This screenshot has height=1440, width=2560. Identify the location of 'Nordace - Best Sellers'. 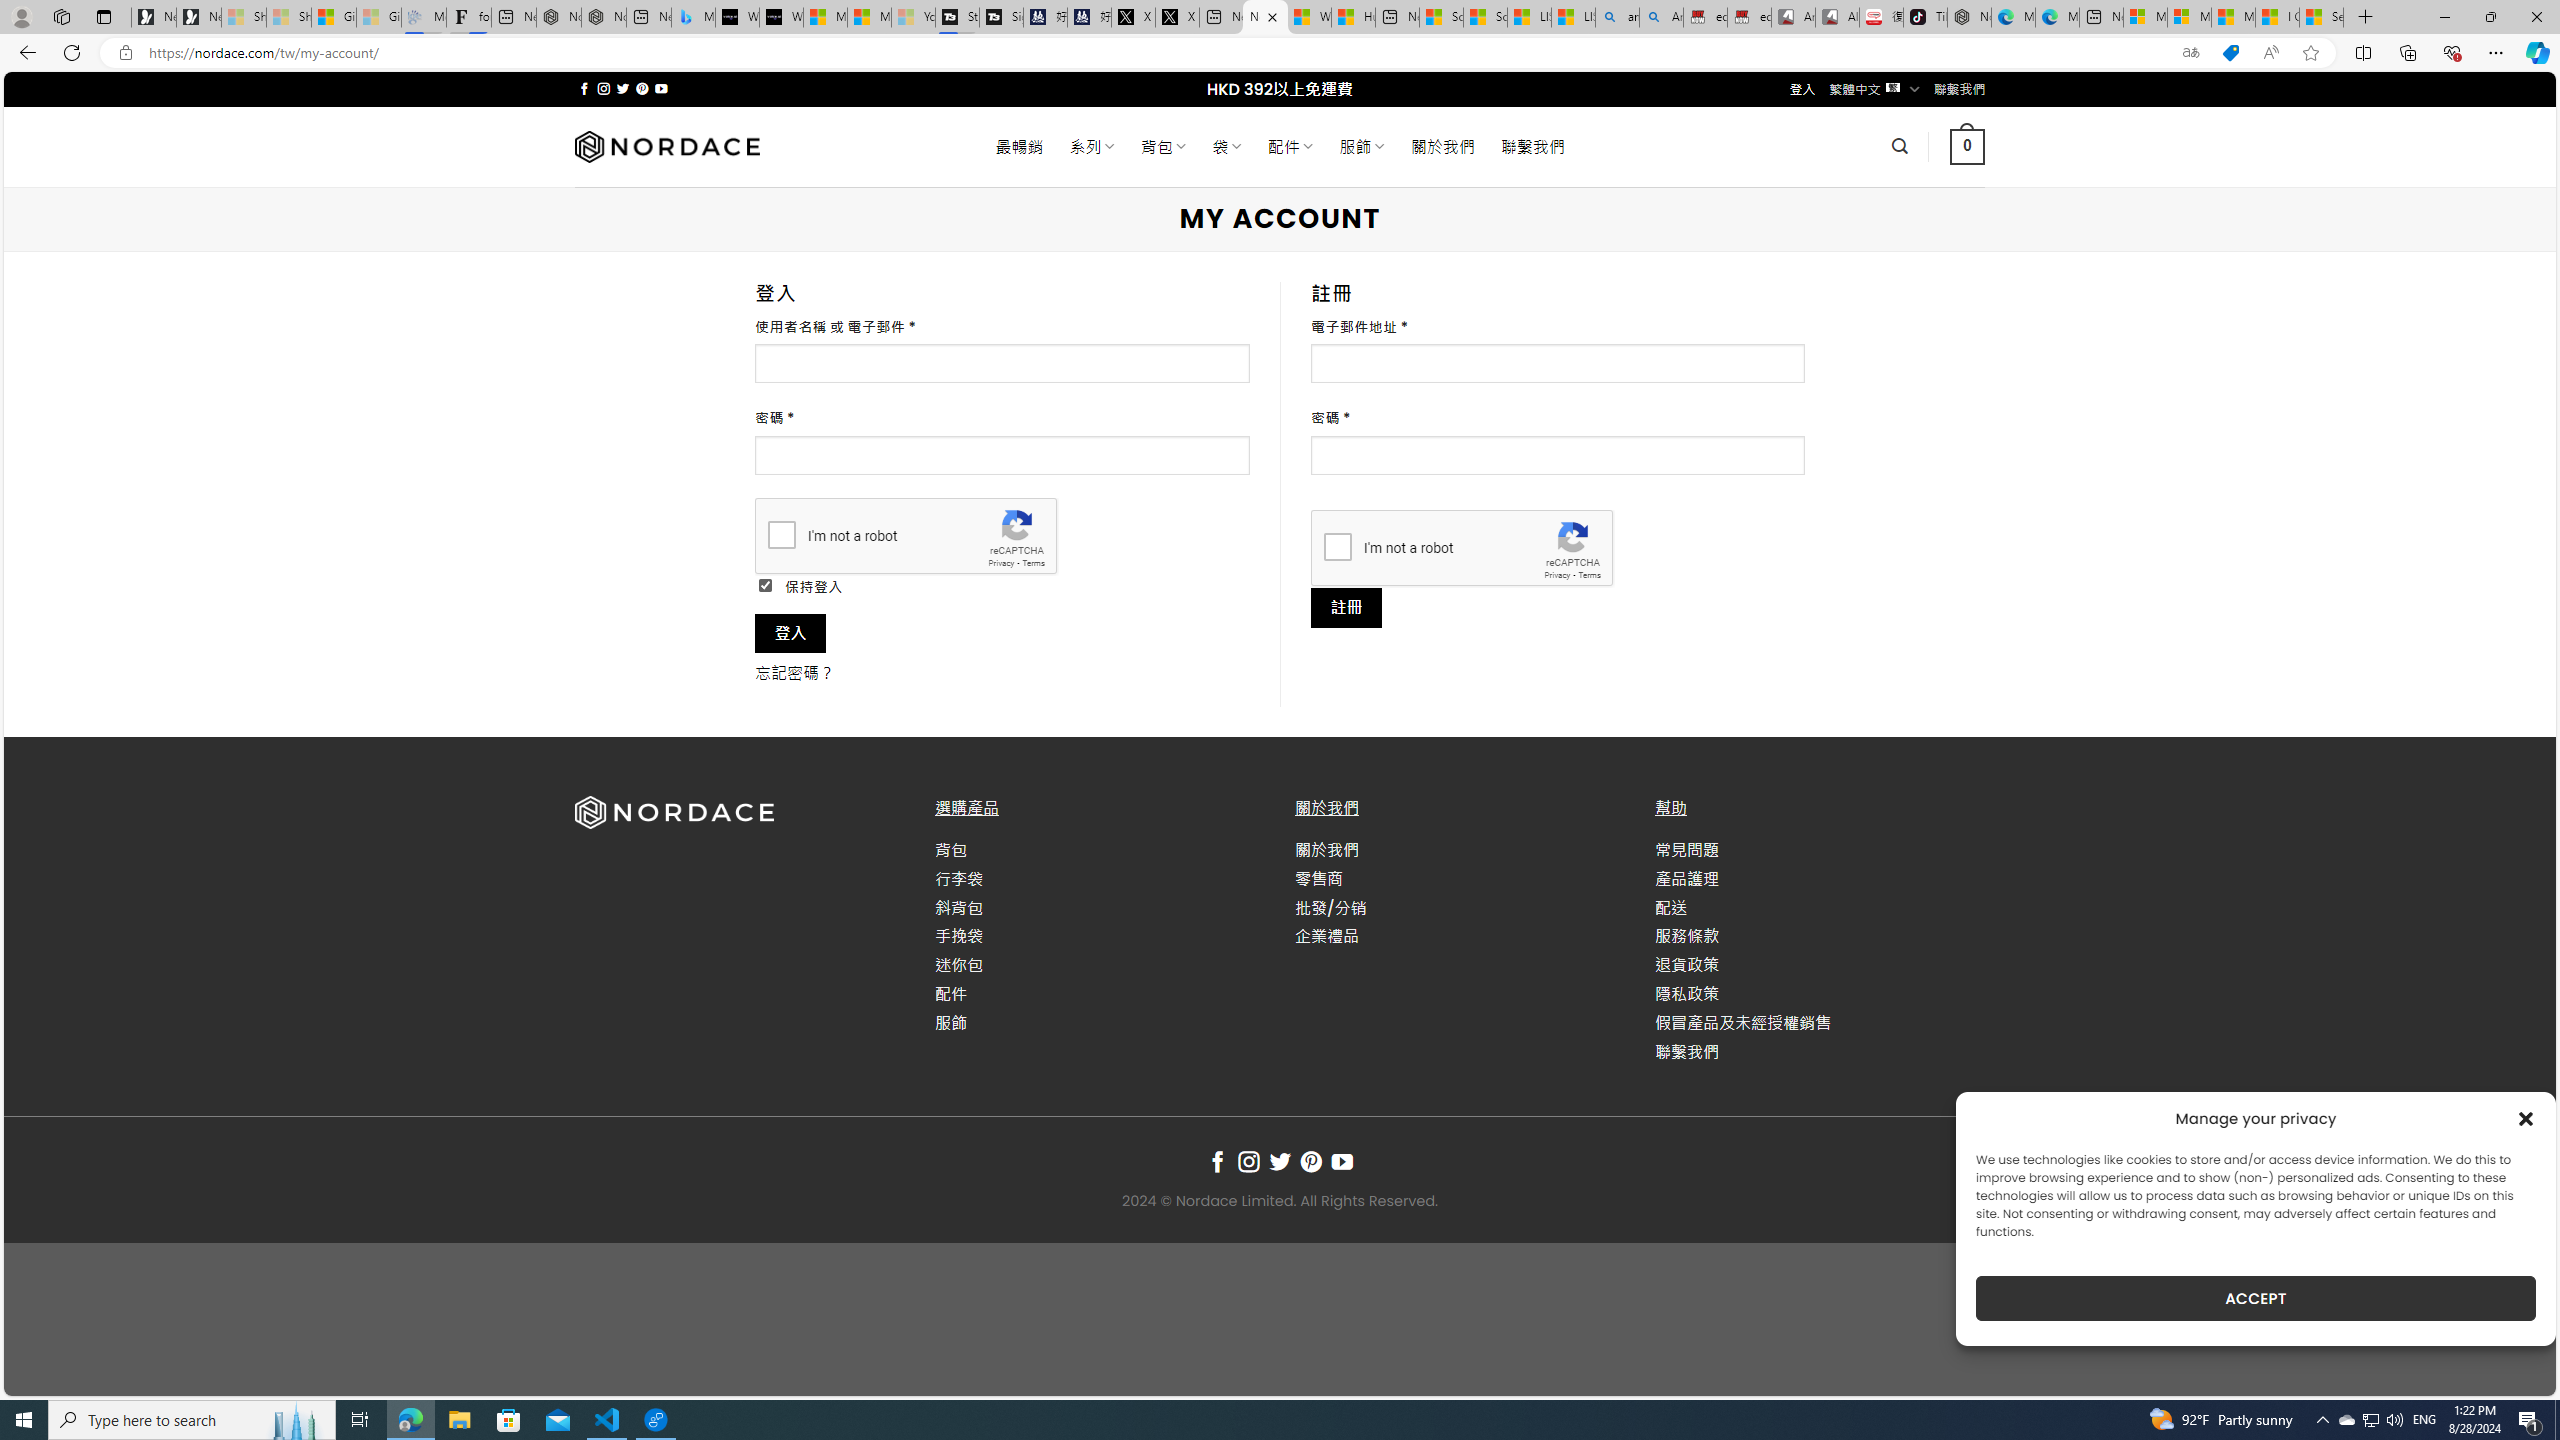
(1968, 16).